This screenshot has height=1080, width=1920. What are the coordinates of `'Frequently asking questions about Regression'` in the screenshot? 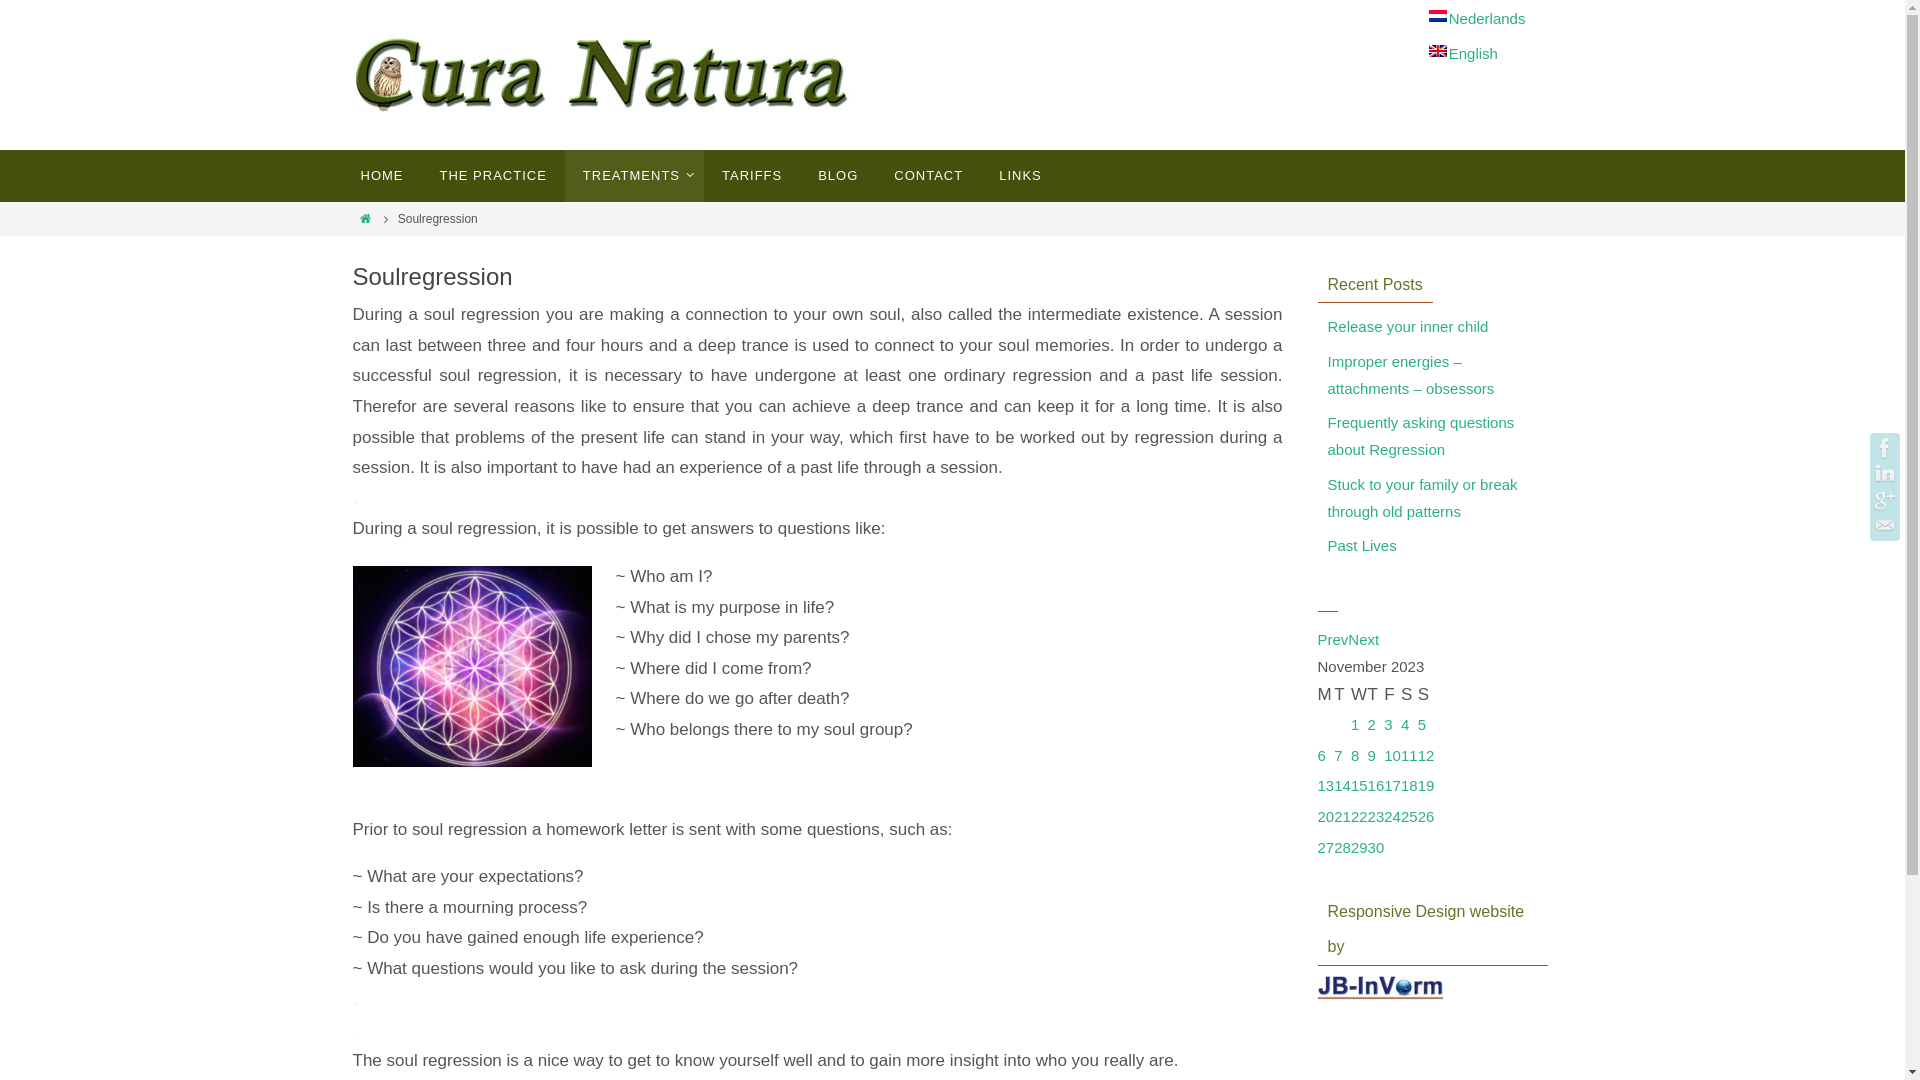 It's located at (1420, 435).